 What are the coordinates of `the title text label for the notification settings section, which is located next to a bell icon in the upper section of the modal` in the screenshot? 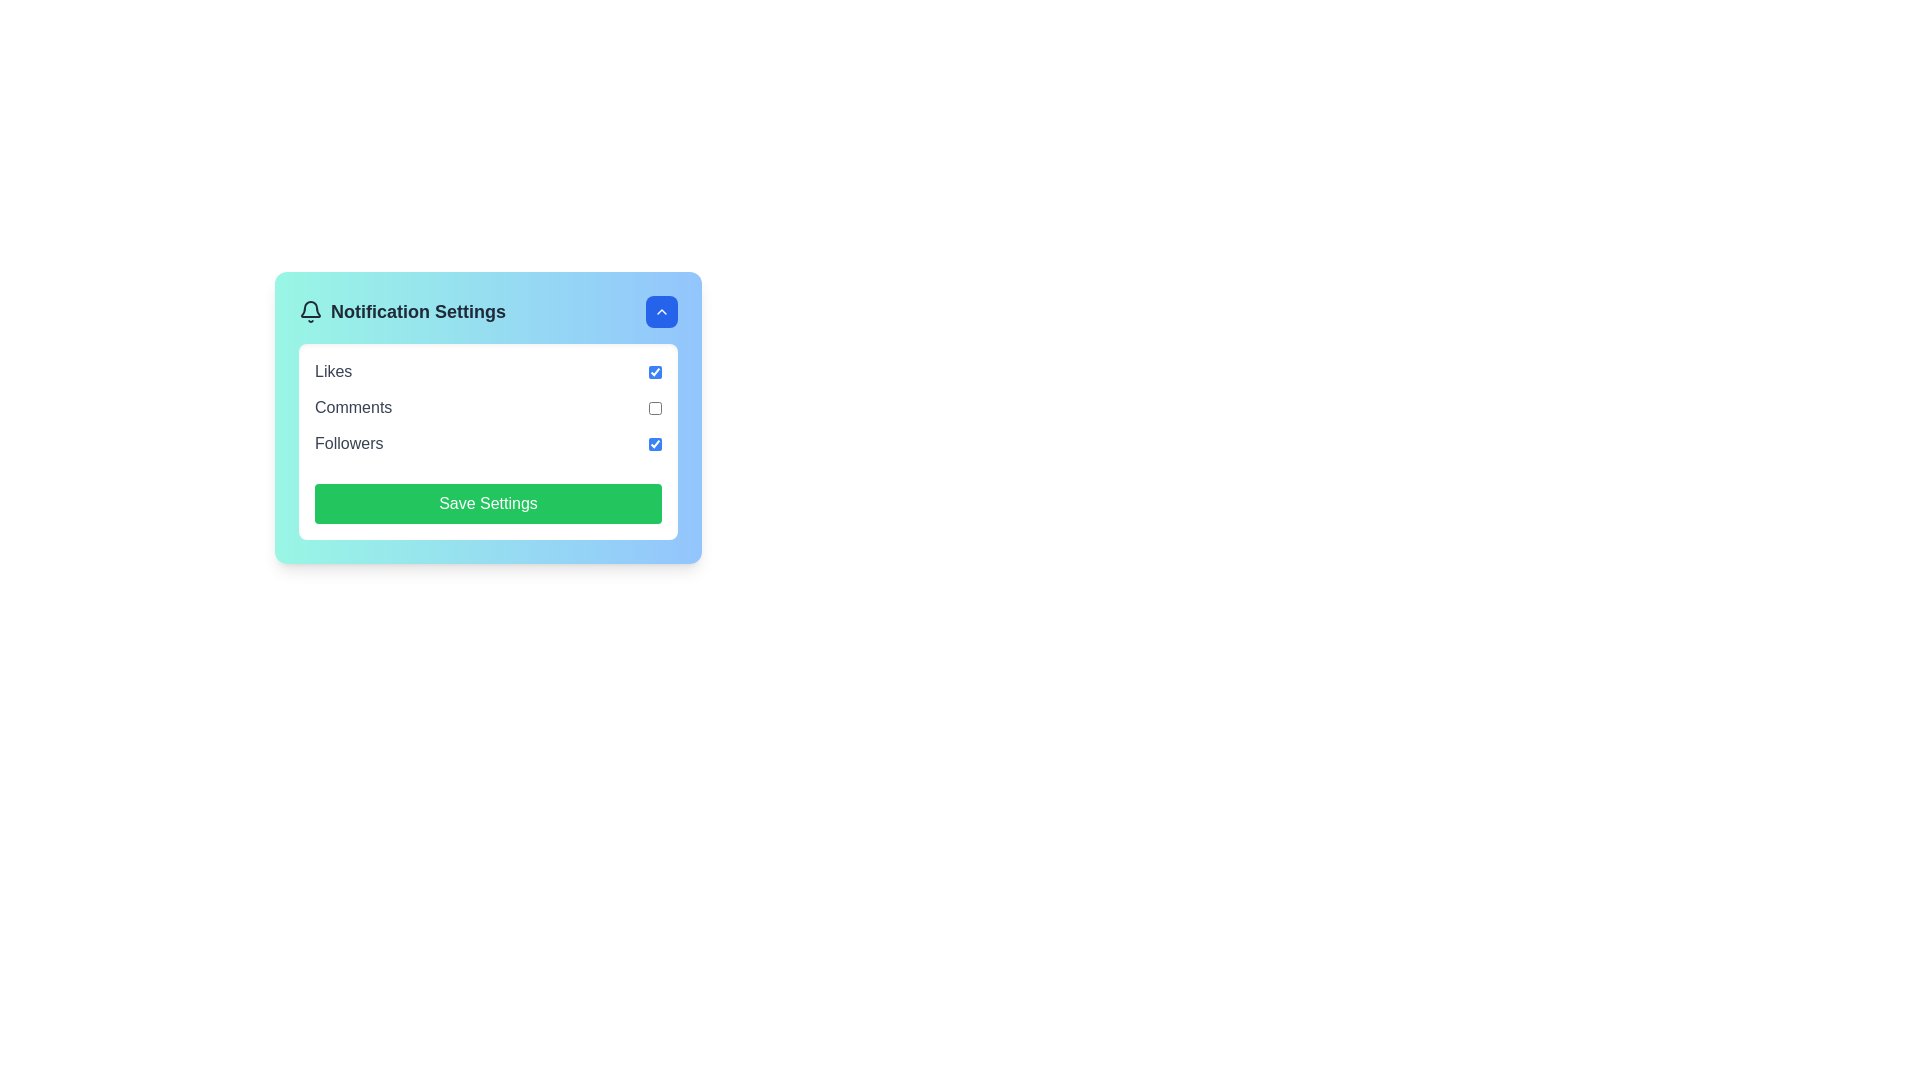 It's located at (401, 312).